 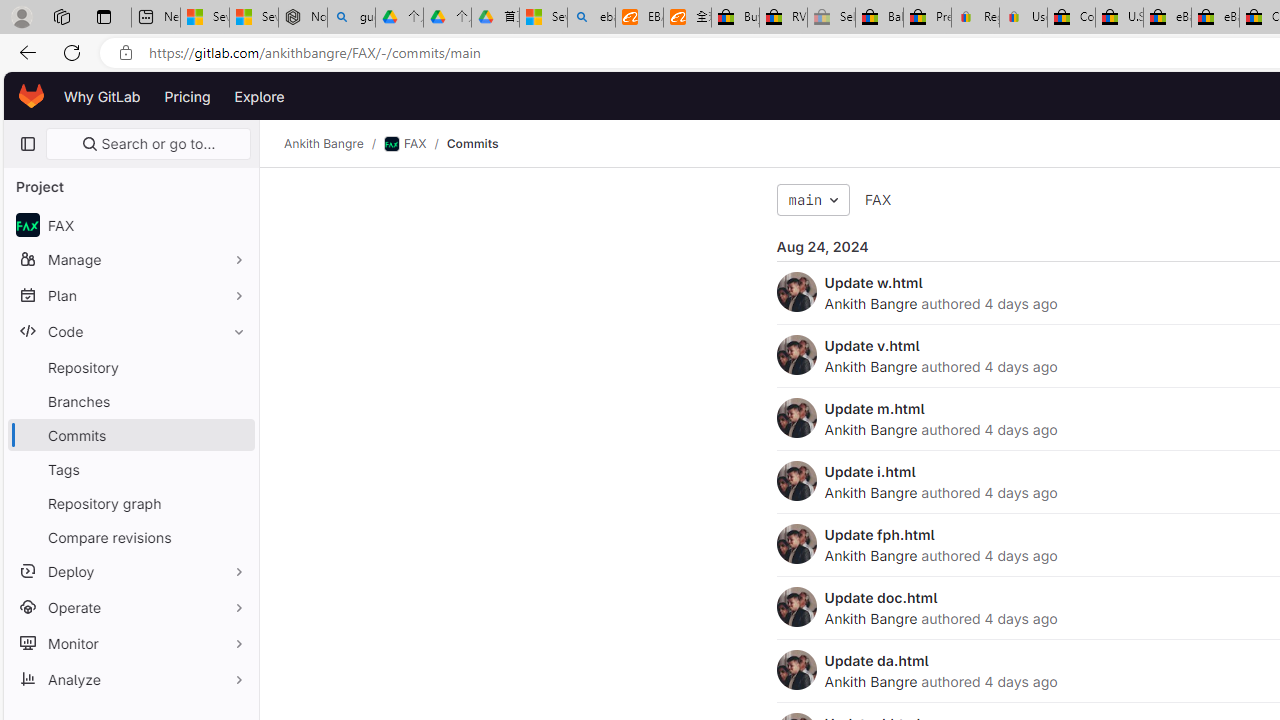 I want to click on 'Operate', so click(x=130, y=605).